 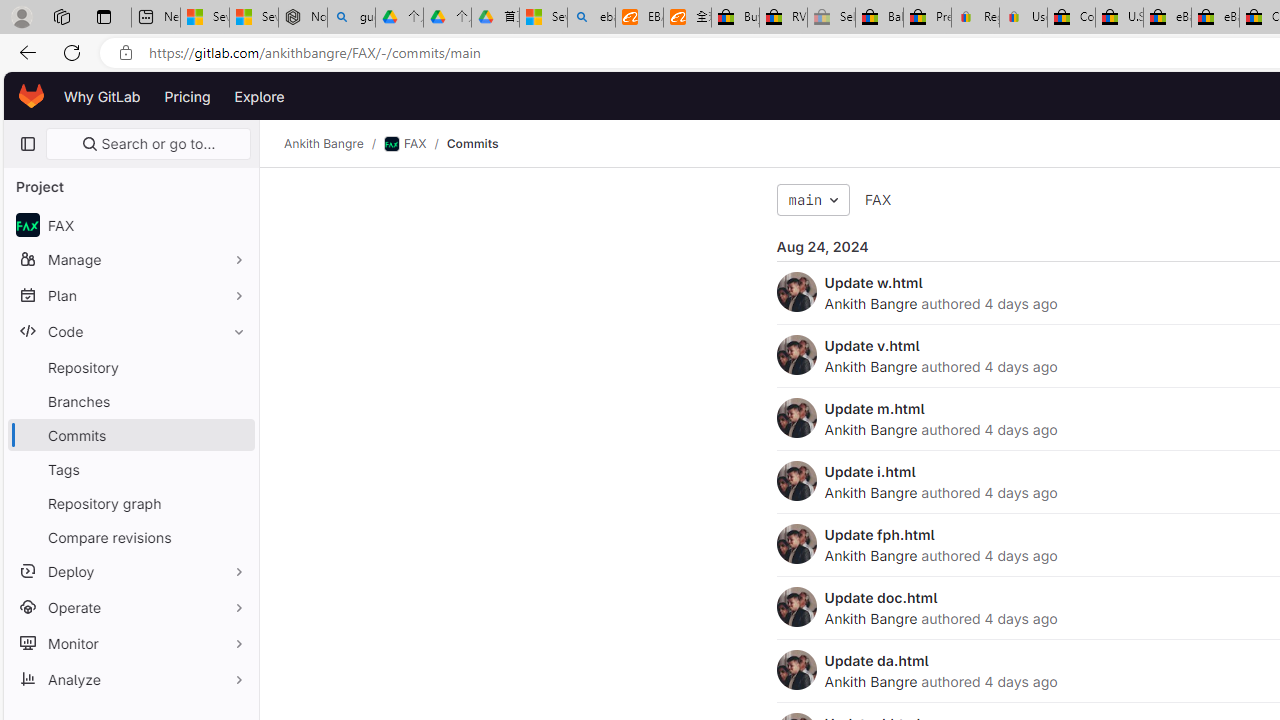 I want to click on 'Operate', so click(x=130, y=605).